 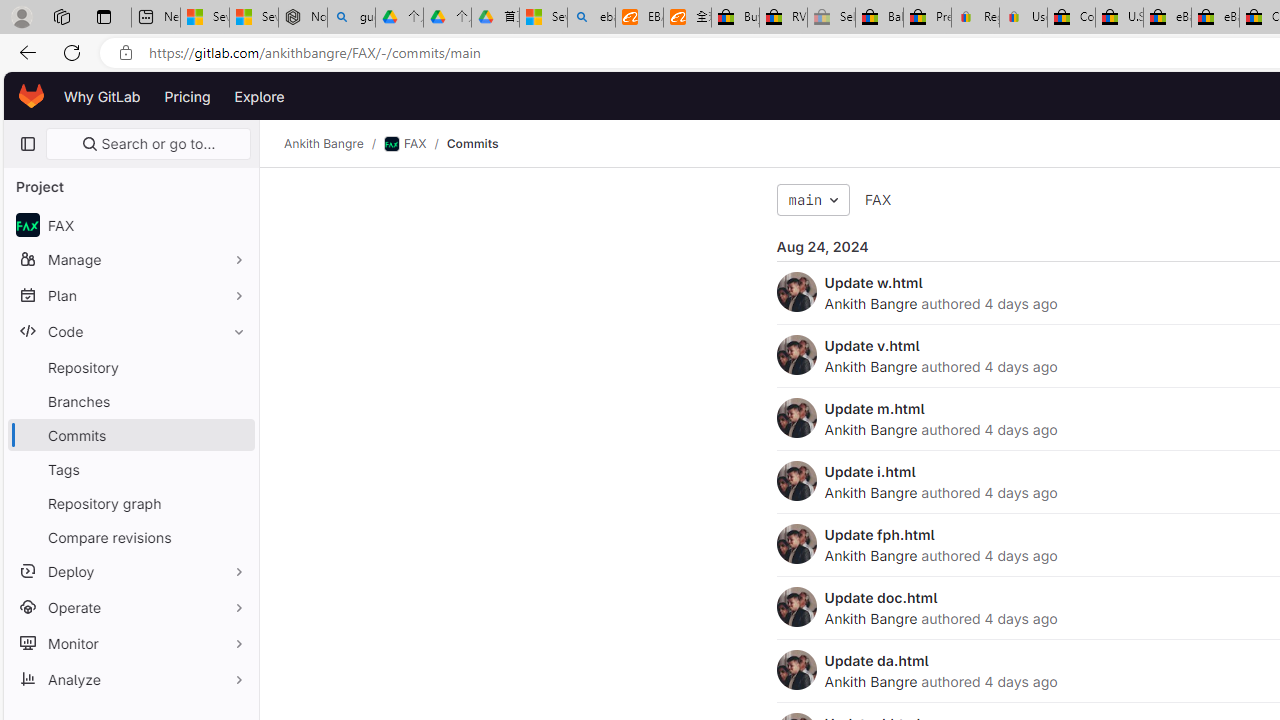 I want to click on 'Operate', so click(x=130, y=605).